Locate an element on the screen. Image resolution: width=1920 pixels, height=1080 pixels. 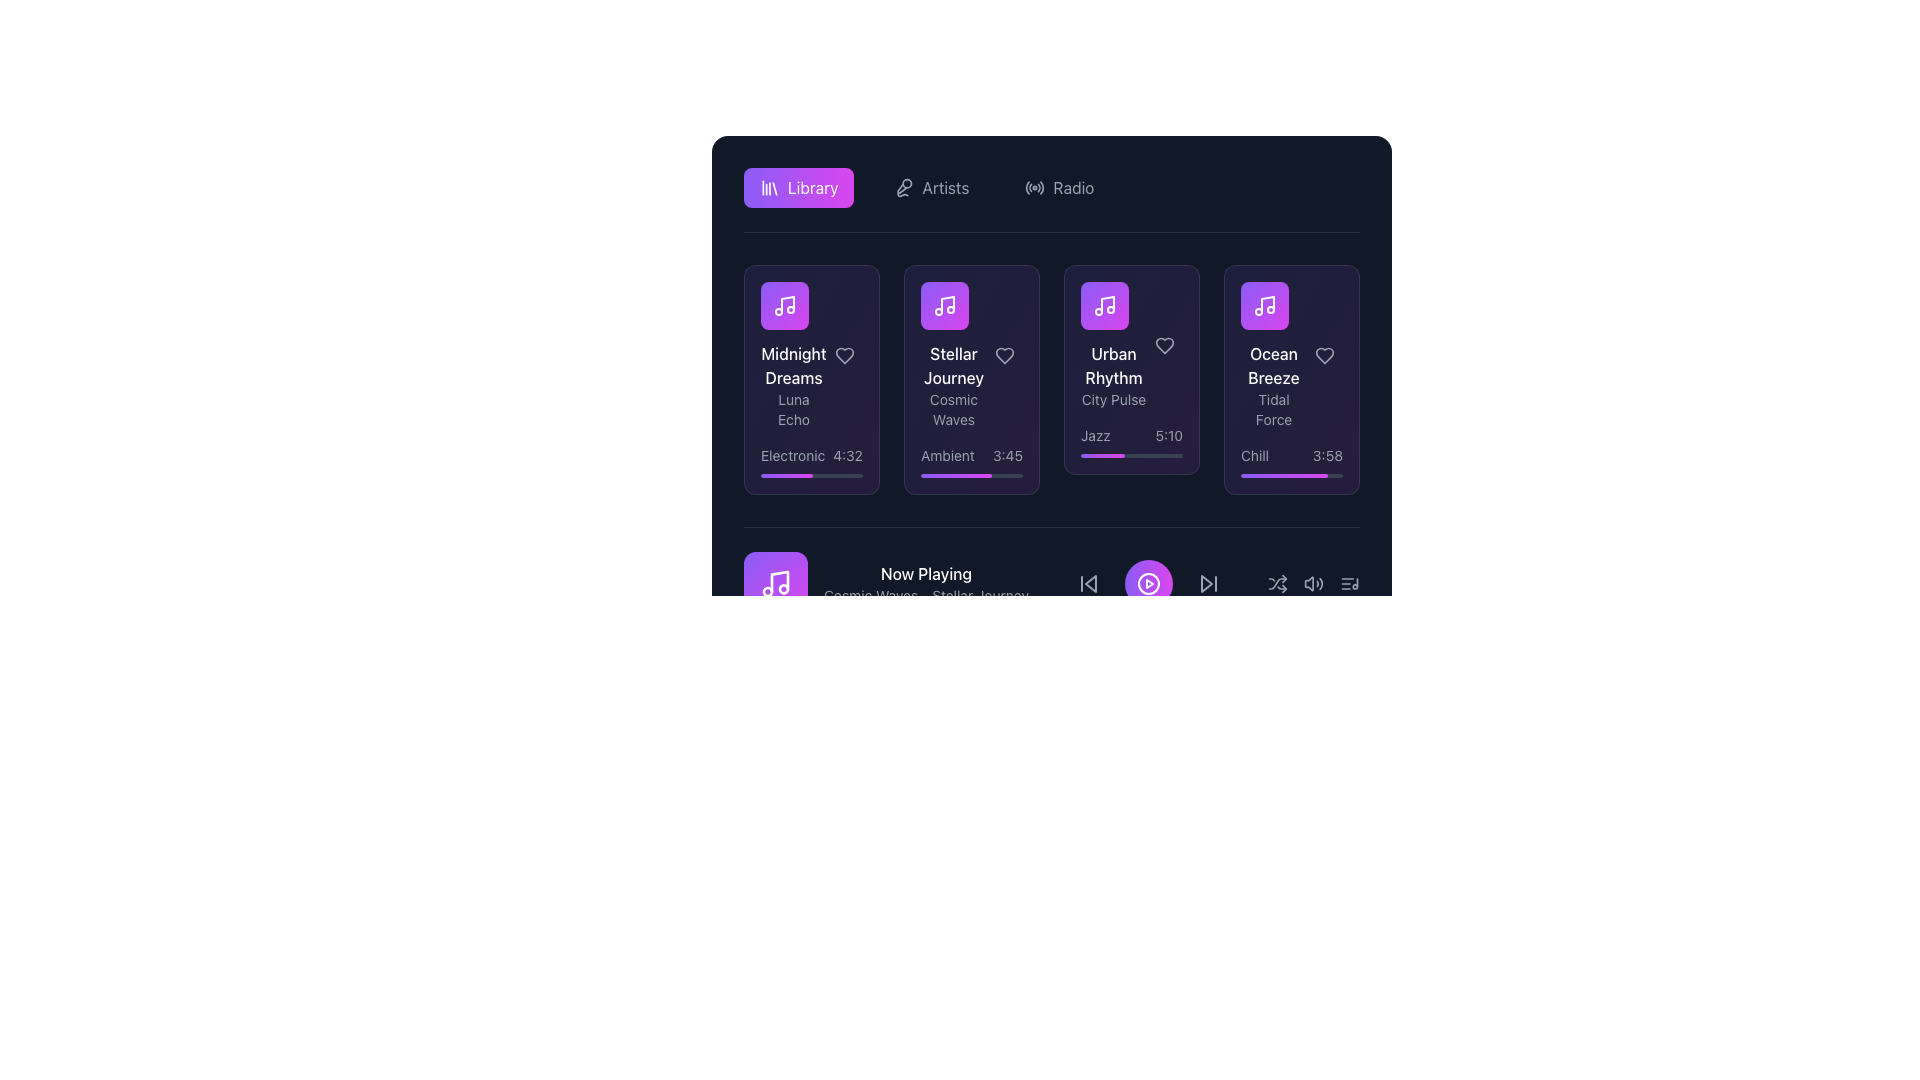
the favorite button located to the right of the text 'Midnight Dreams' in the Library section is located at coordinates (844, 354).